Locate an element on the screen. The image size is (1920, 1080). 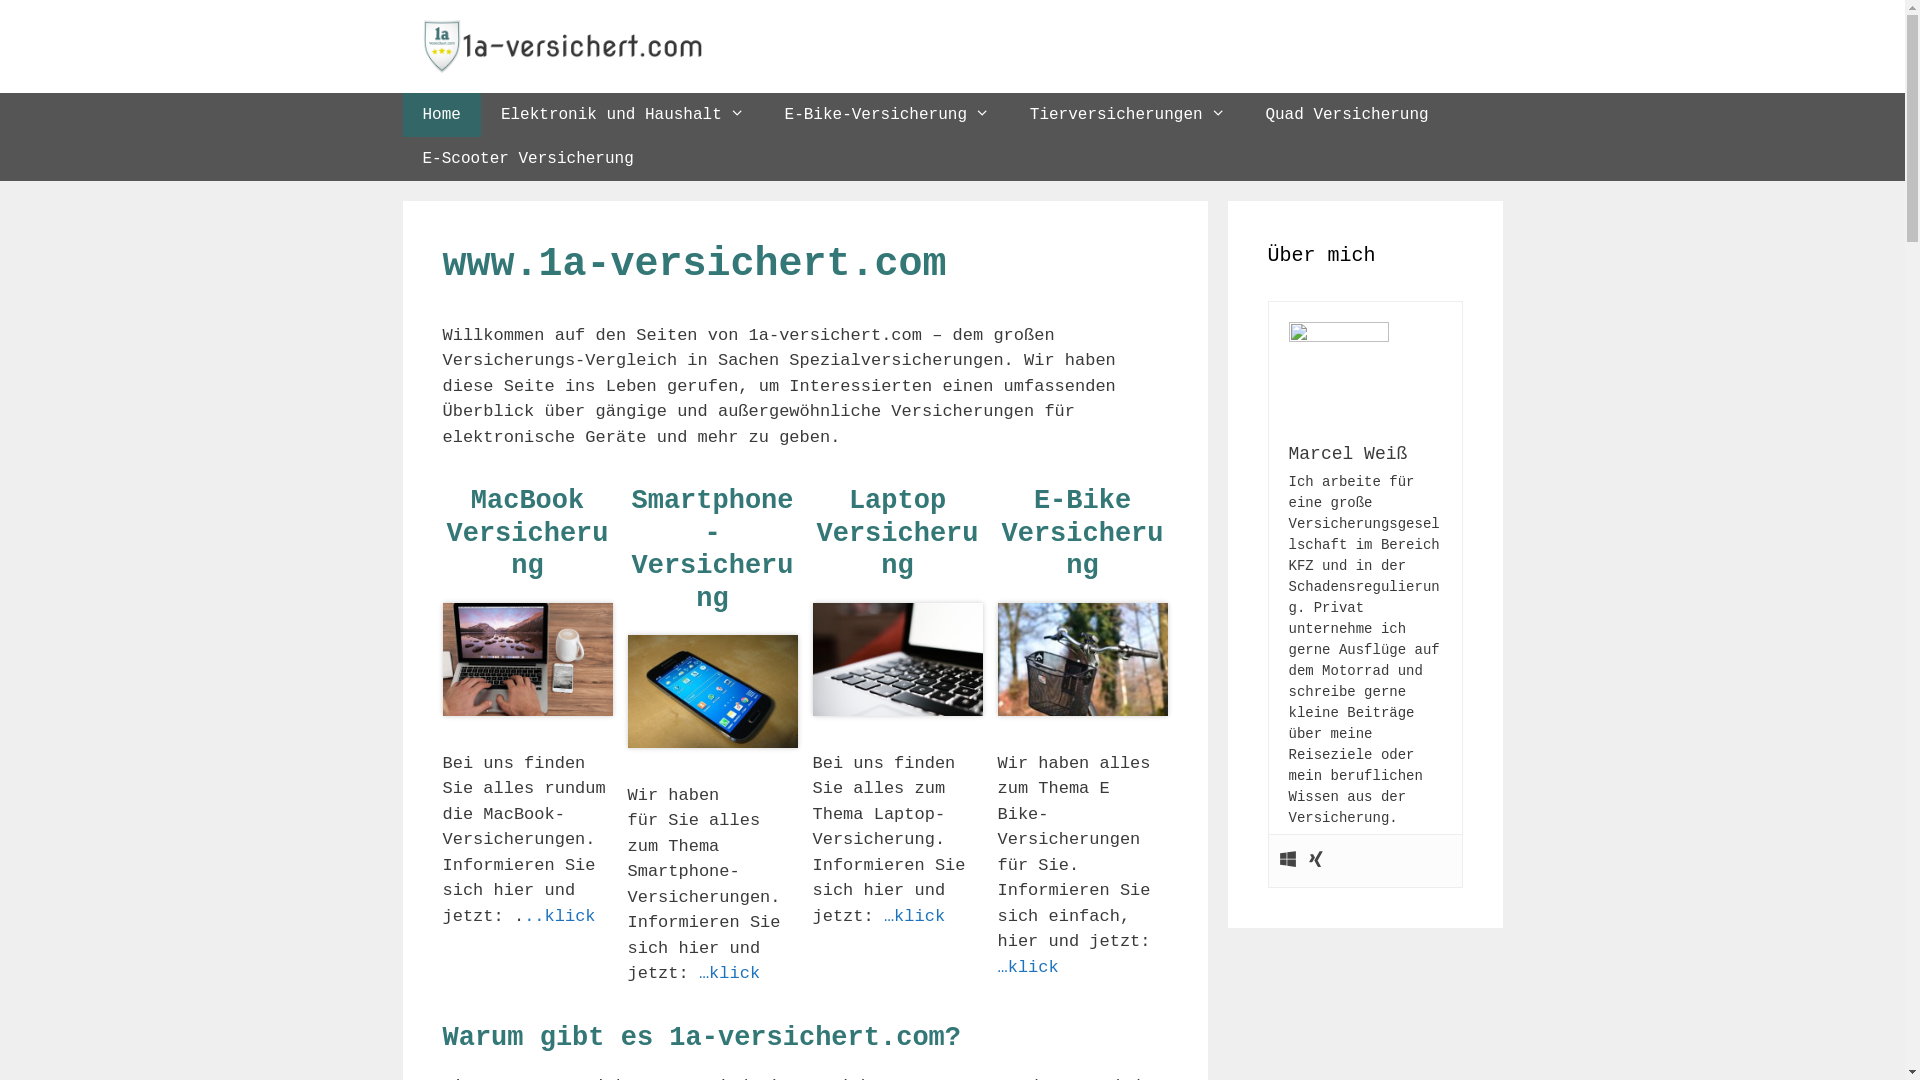
'Quad Versicherung' is located at coordinates (1243, 115).